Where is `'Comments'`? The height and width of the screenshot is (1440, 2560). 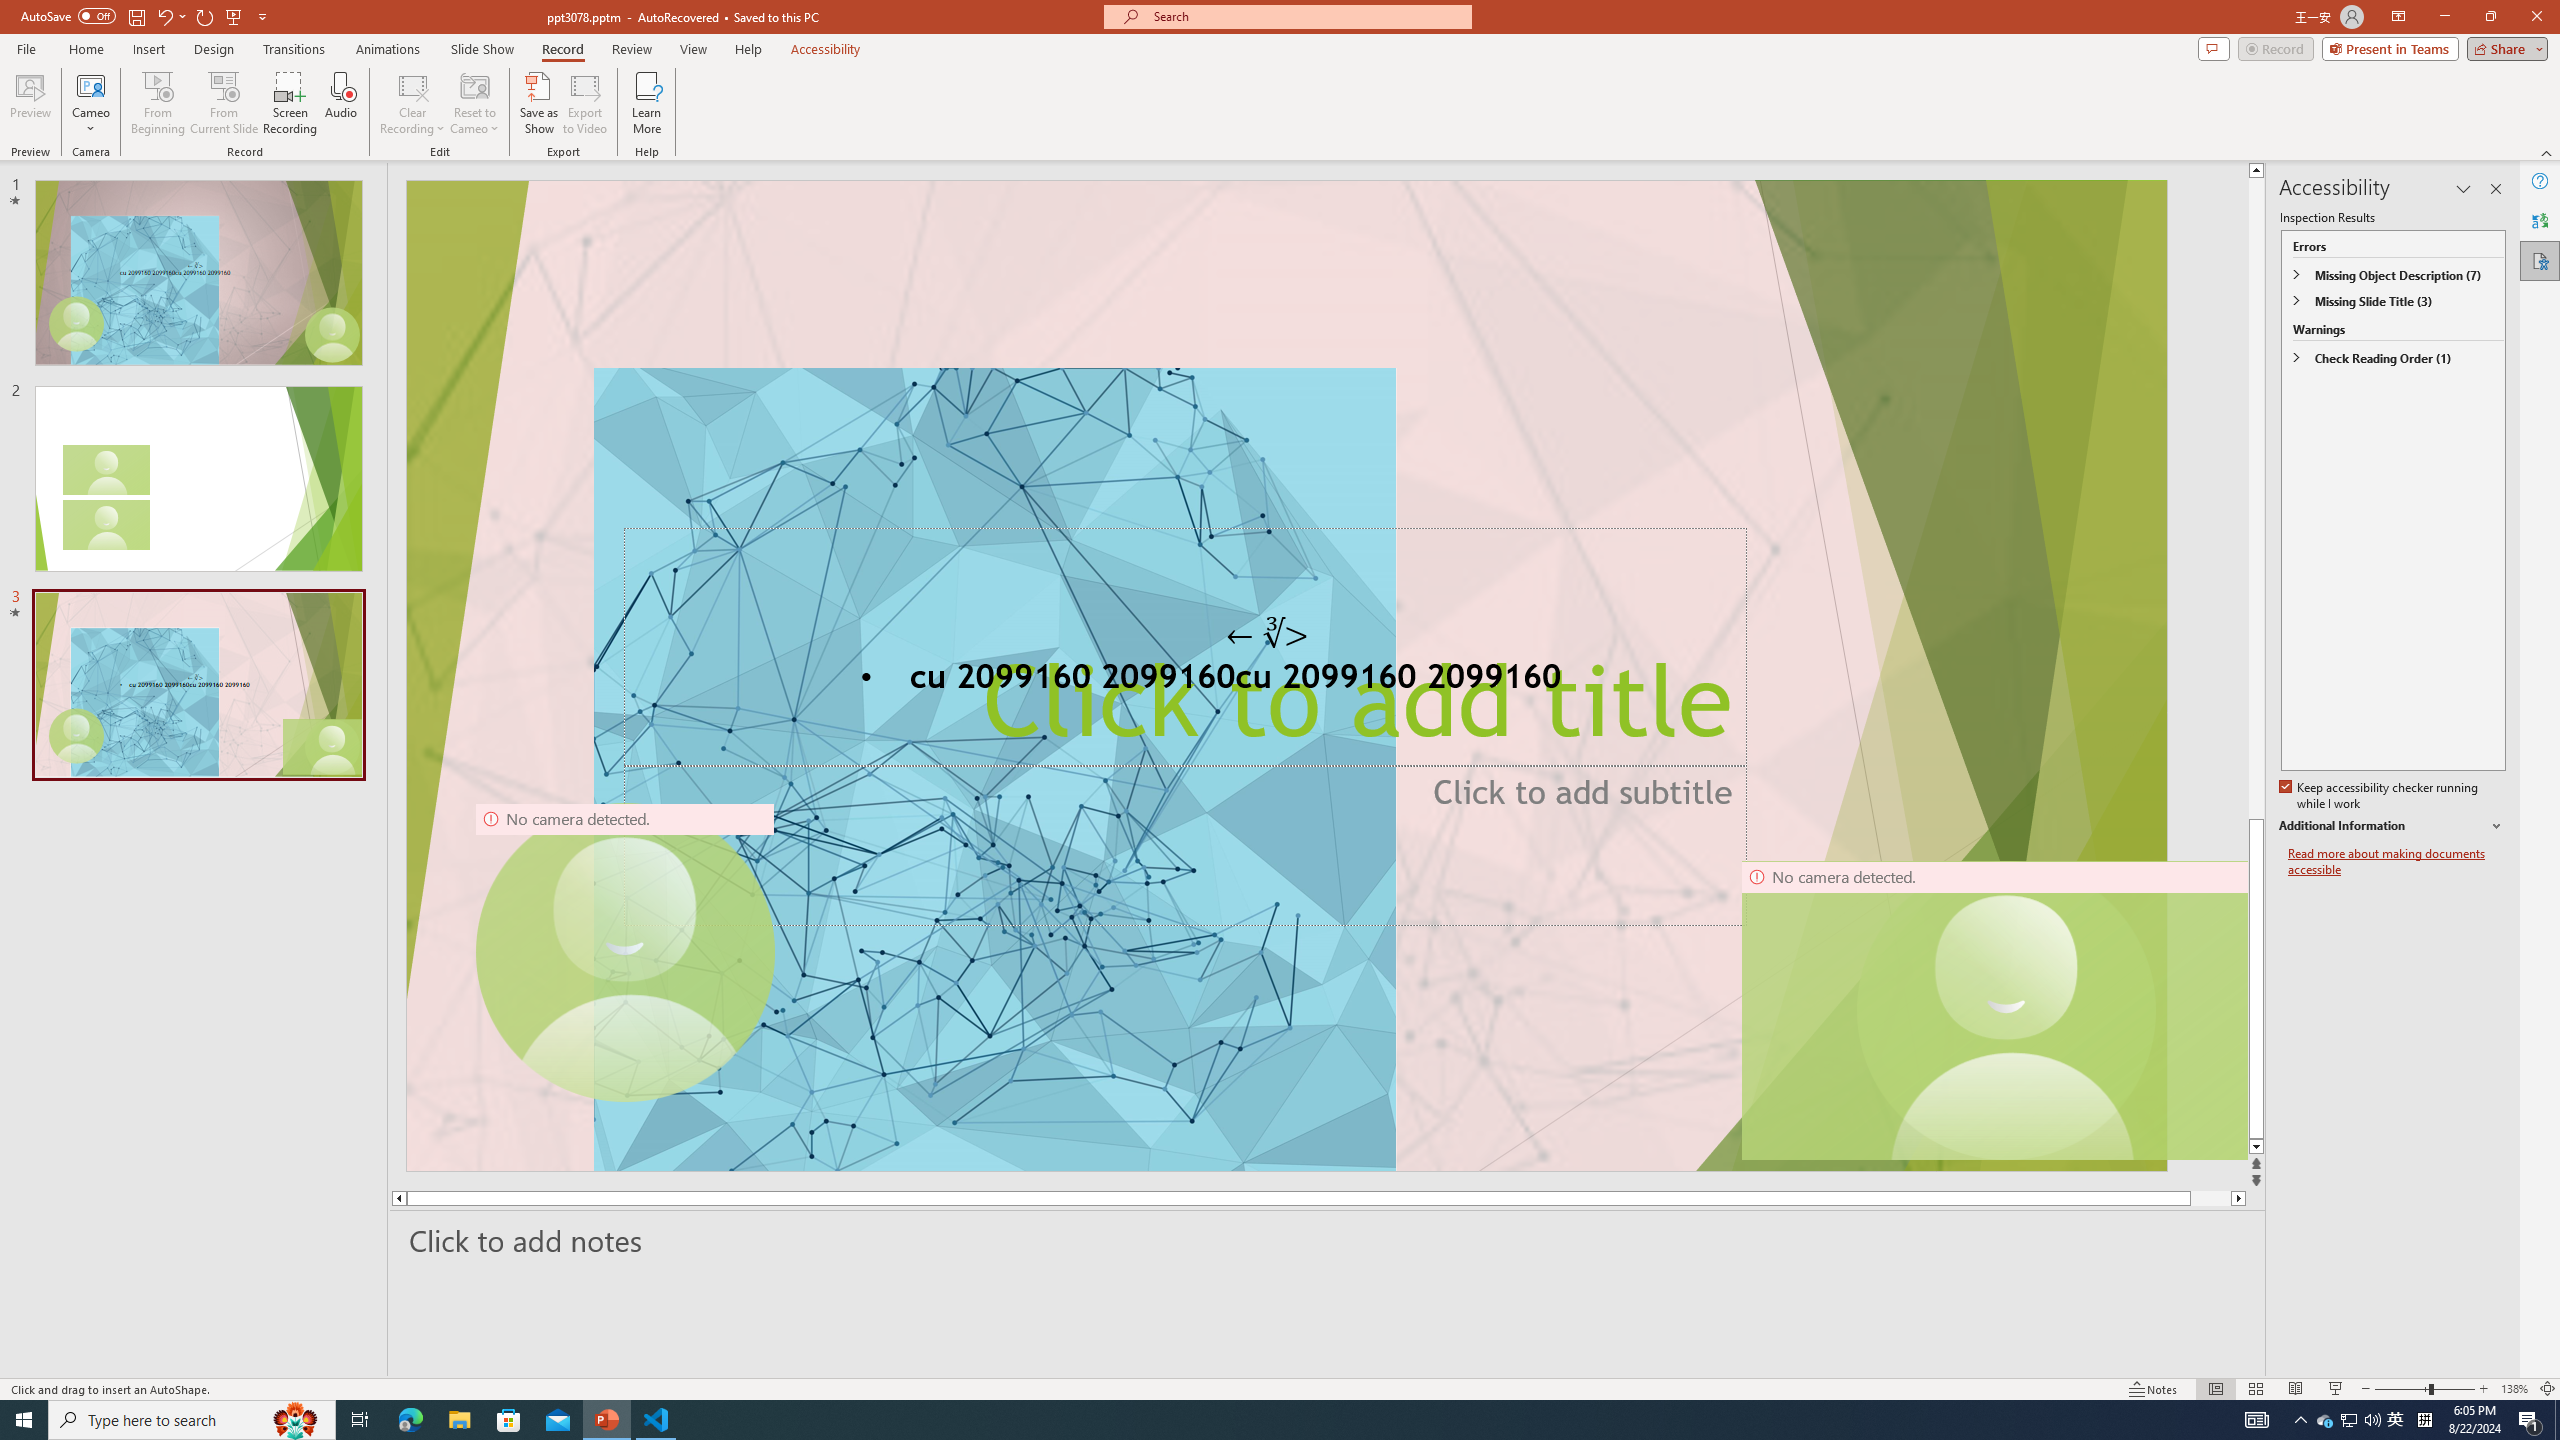 'Comments' is located at coordinates (2213, 47).